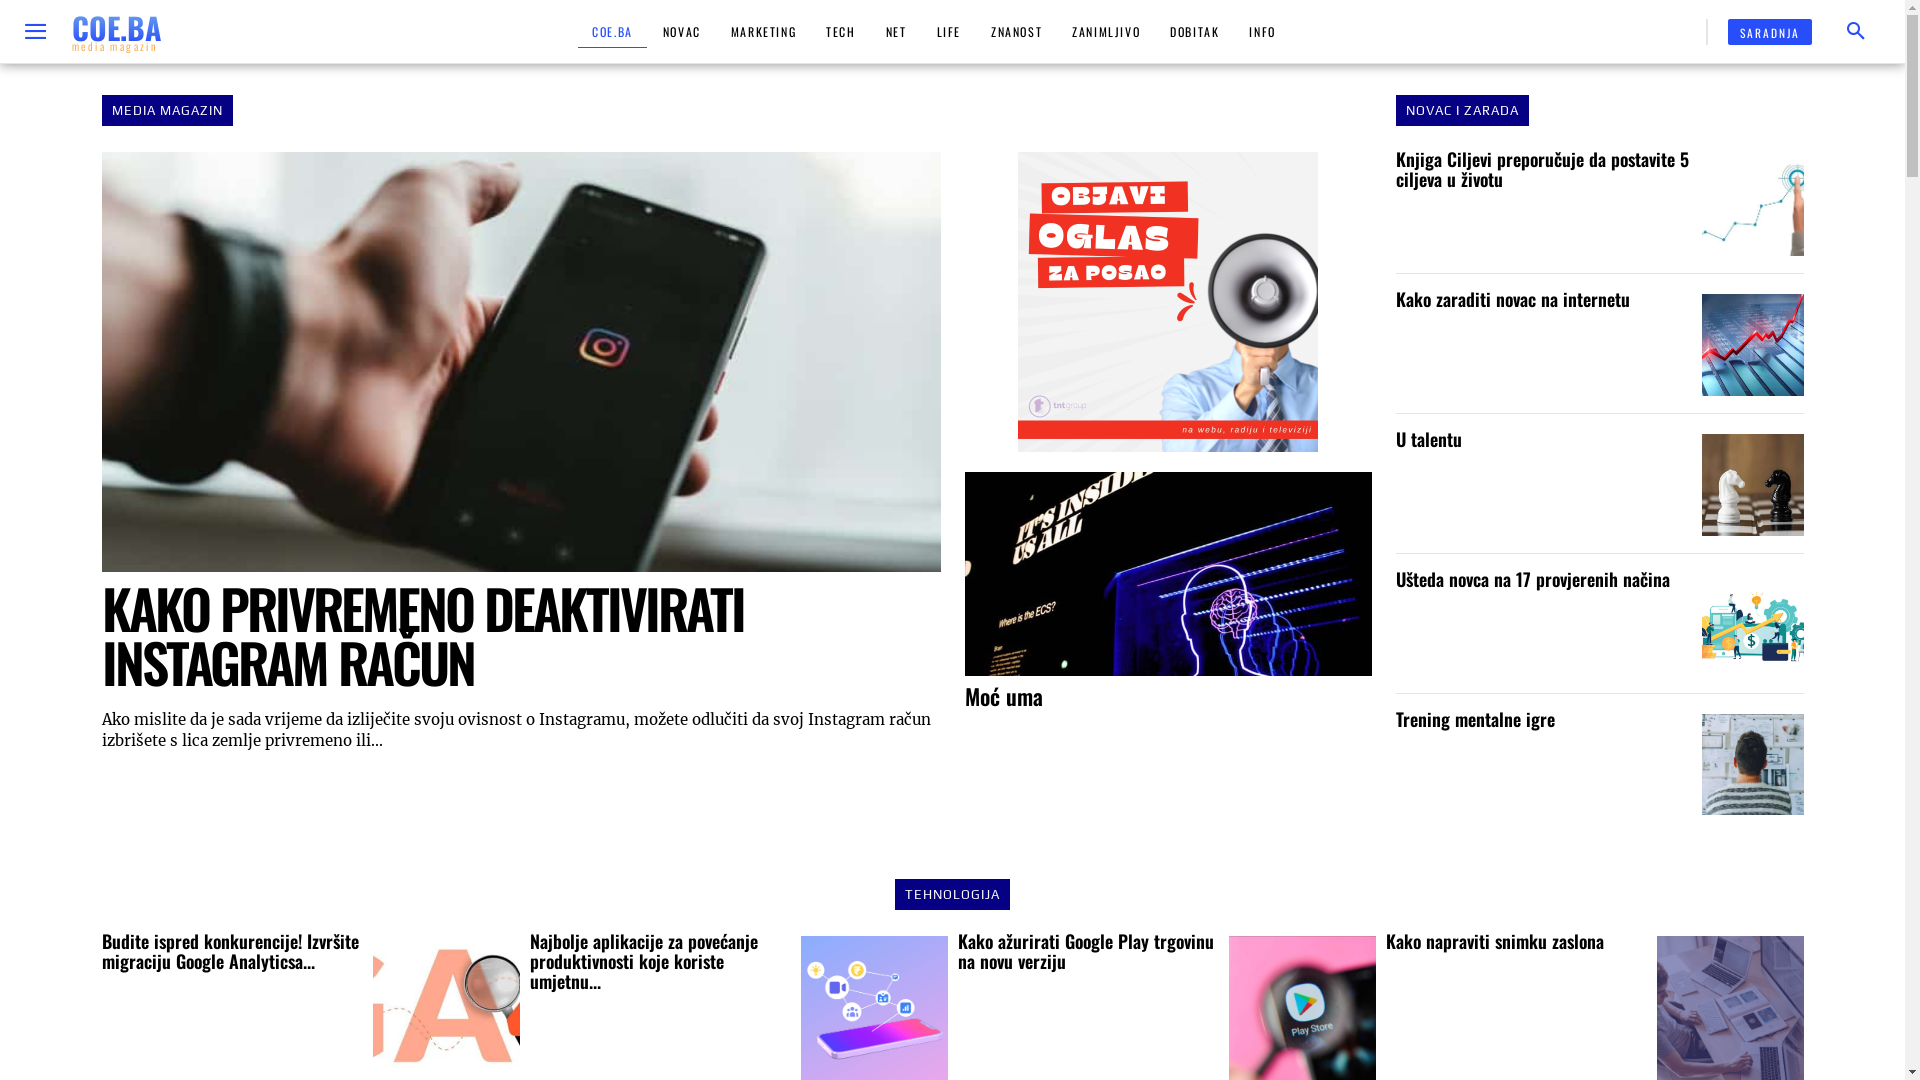  Describe the element at coordinates (895, 31) in the screenshot. I see `'NET'` at that location.